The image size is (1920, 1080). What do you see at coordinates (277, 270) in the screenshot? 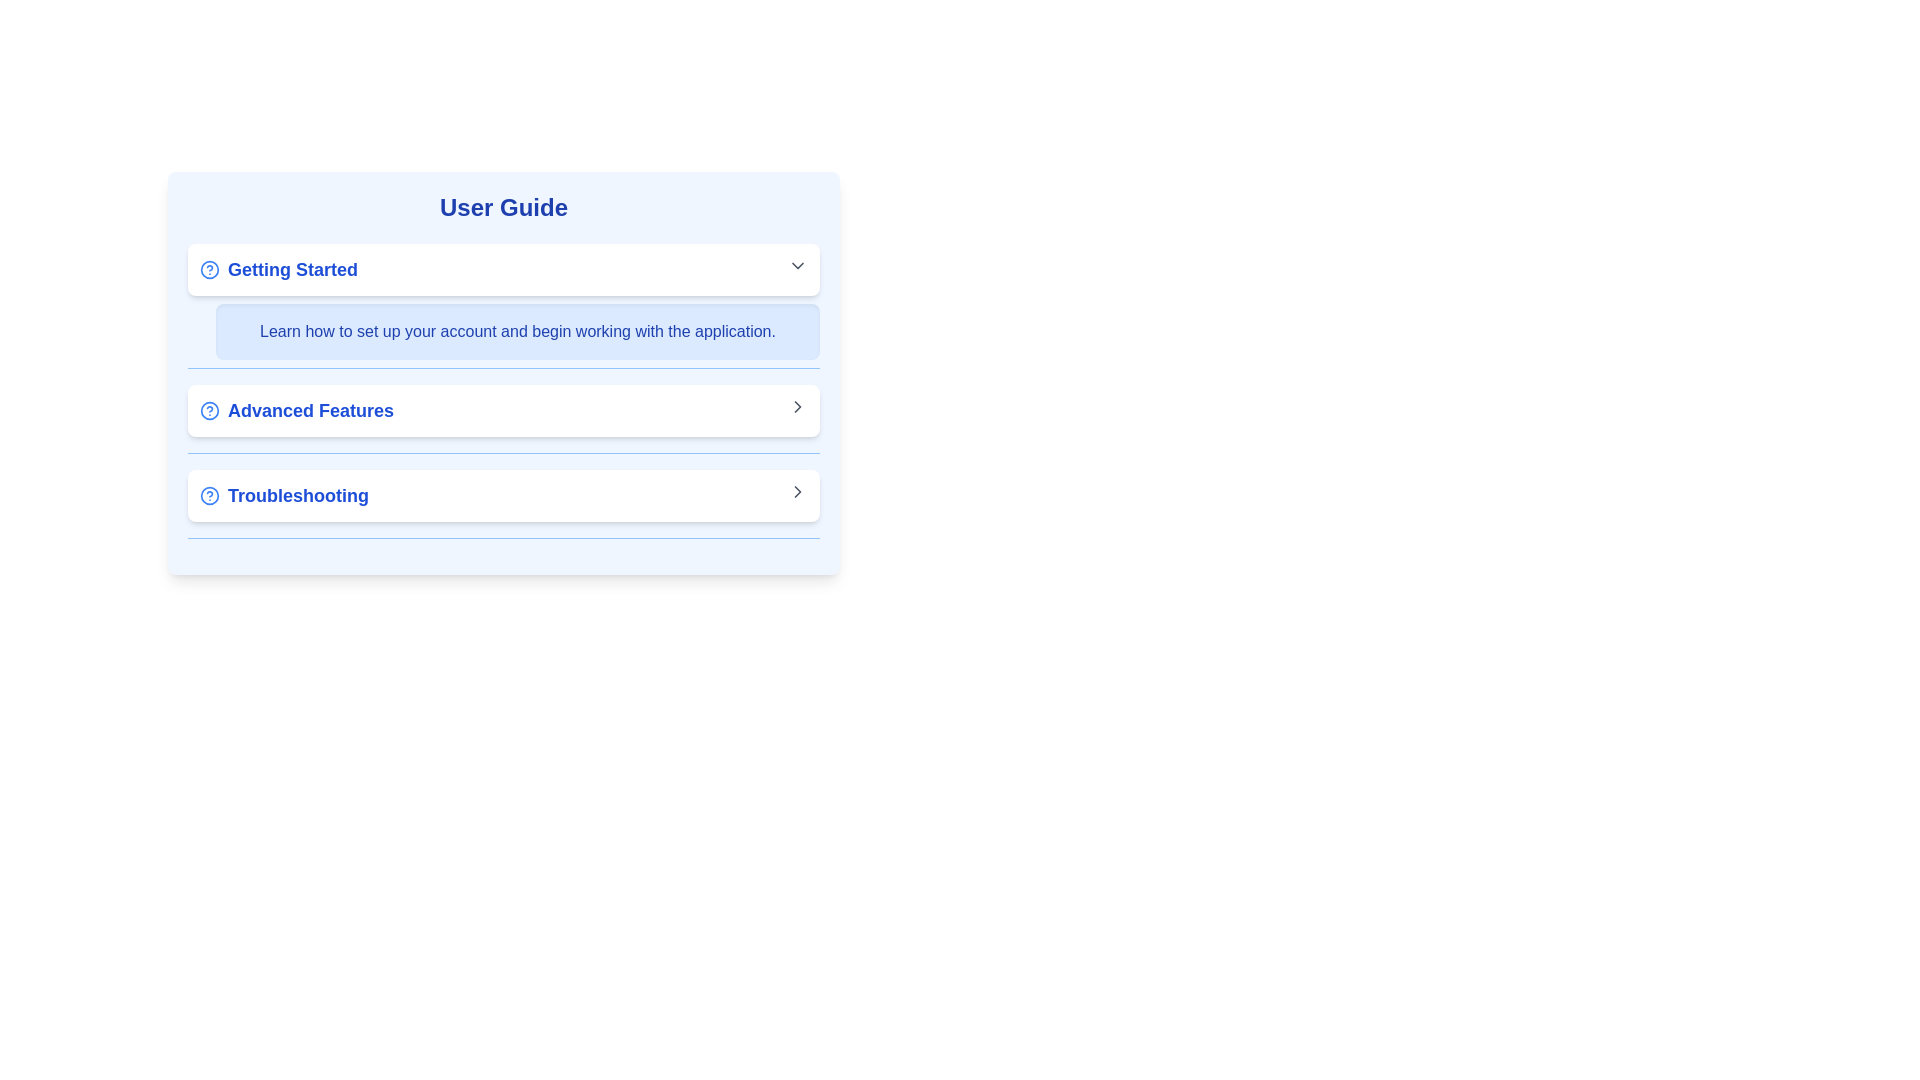
I see `the 'Getting Started' text element with a blue question mark icon for accessibility navigation` at bounding box center [277, 270].